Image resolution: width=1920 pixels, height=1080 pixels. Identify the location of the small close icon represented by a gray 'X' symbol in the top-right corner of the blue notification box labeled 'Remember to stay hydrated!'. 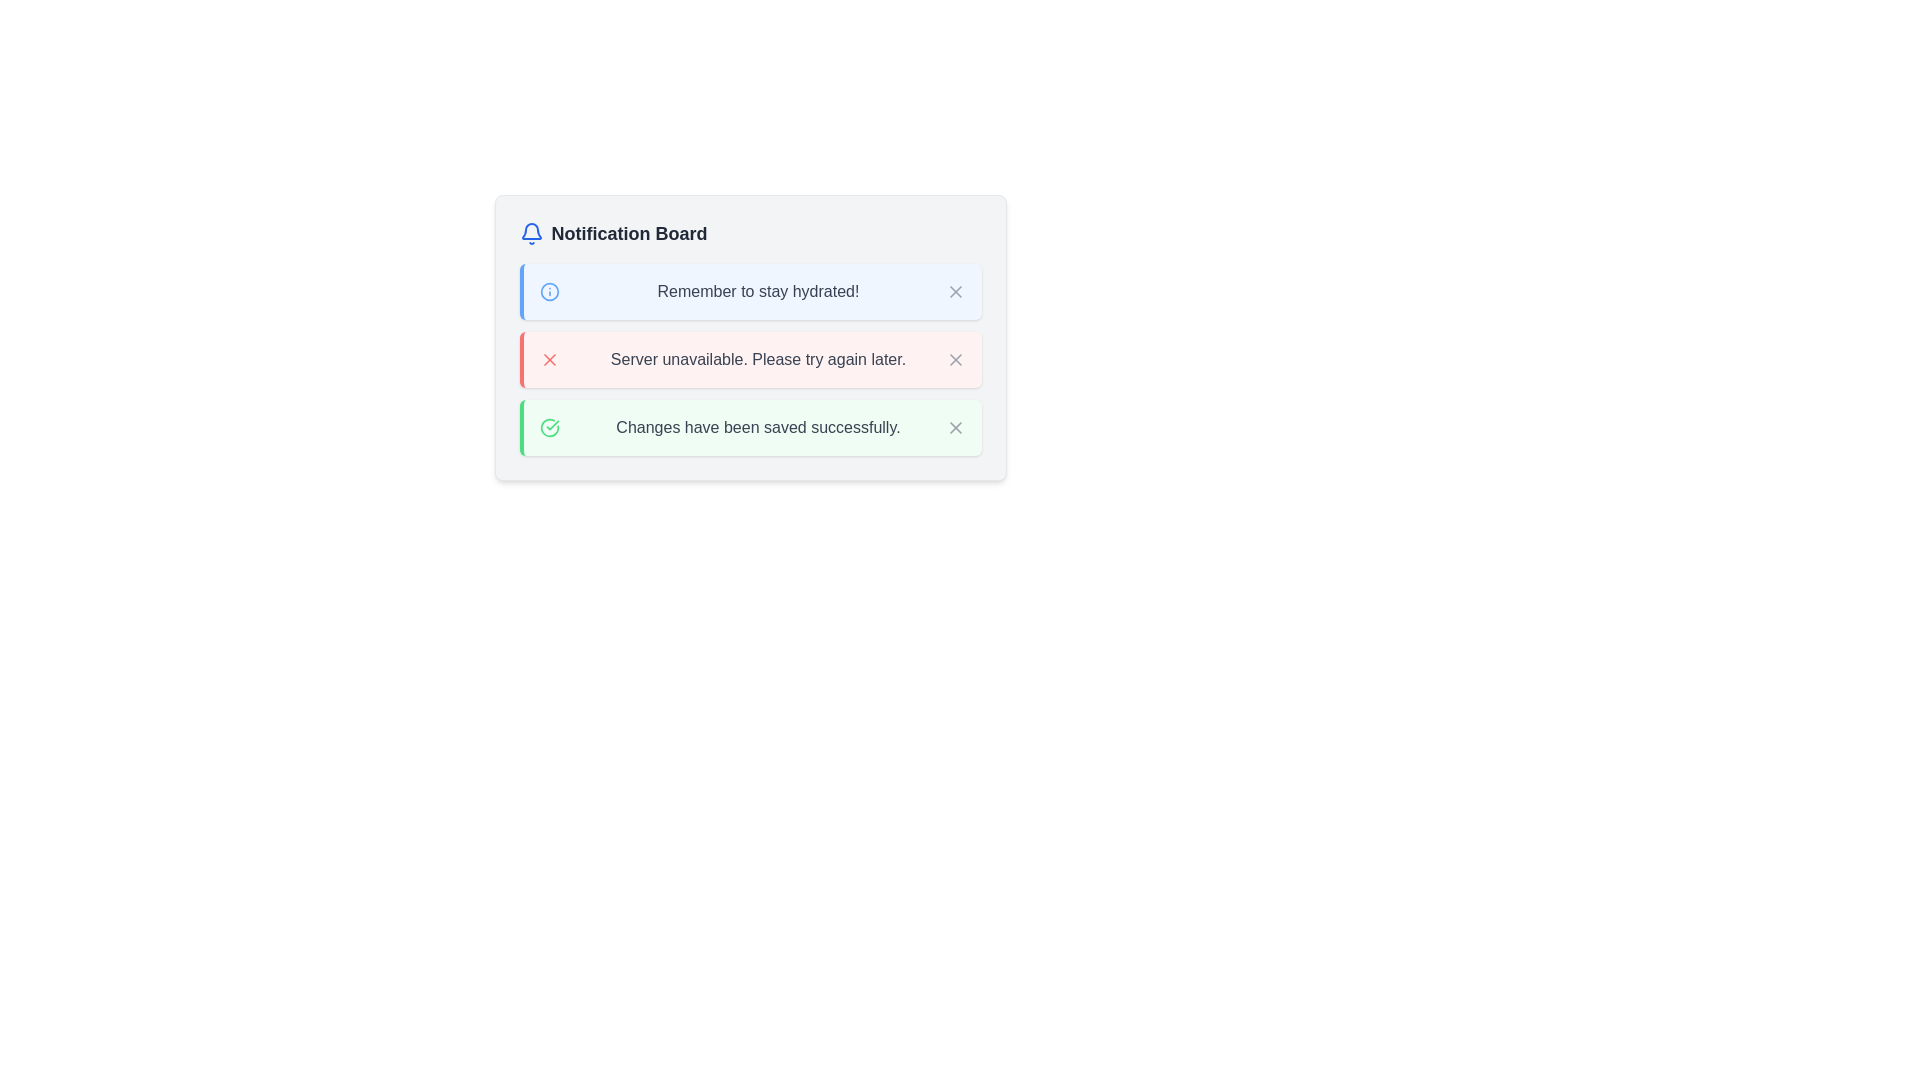
(954, 292).